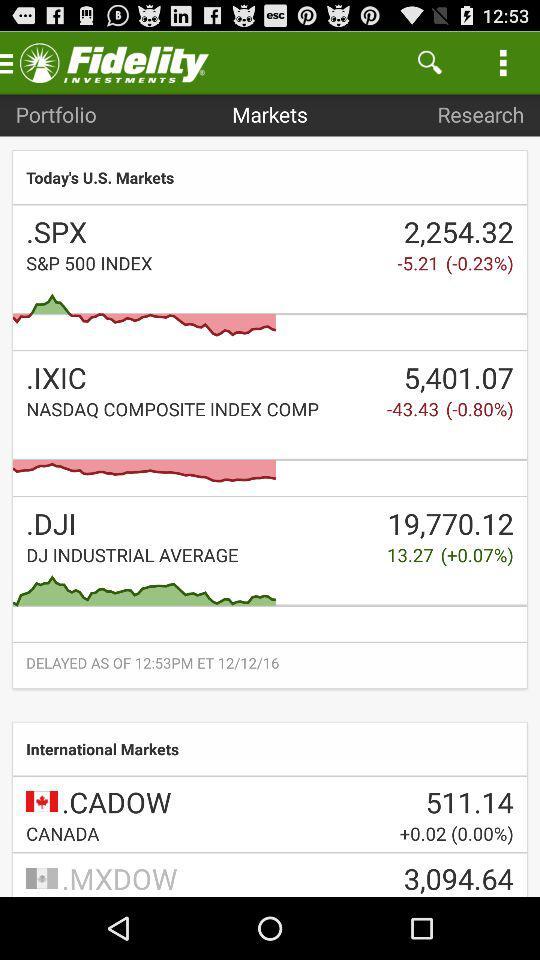  Describe the element at coordinates (428, 62) in the screenshot. I see `the item next to markets item` at that location.